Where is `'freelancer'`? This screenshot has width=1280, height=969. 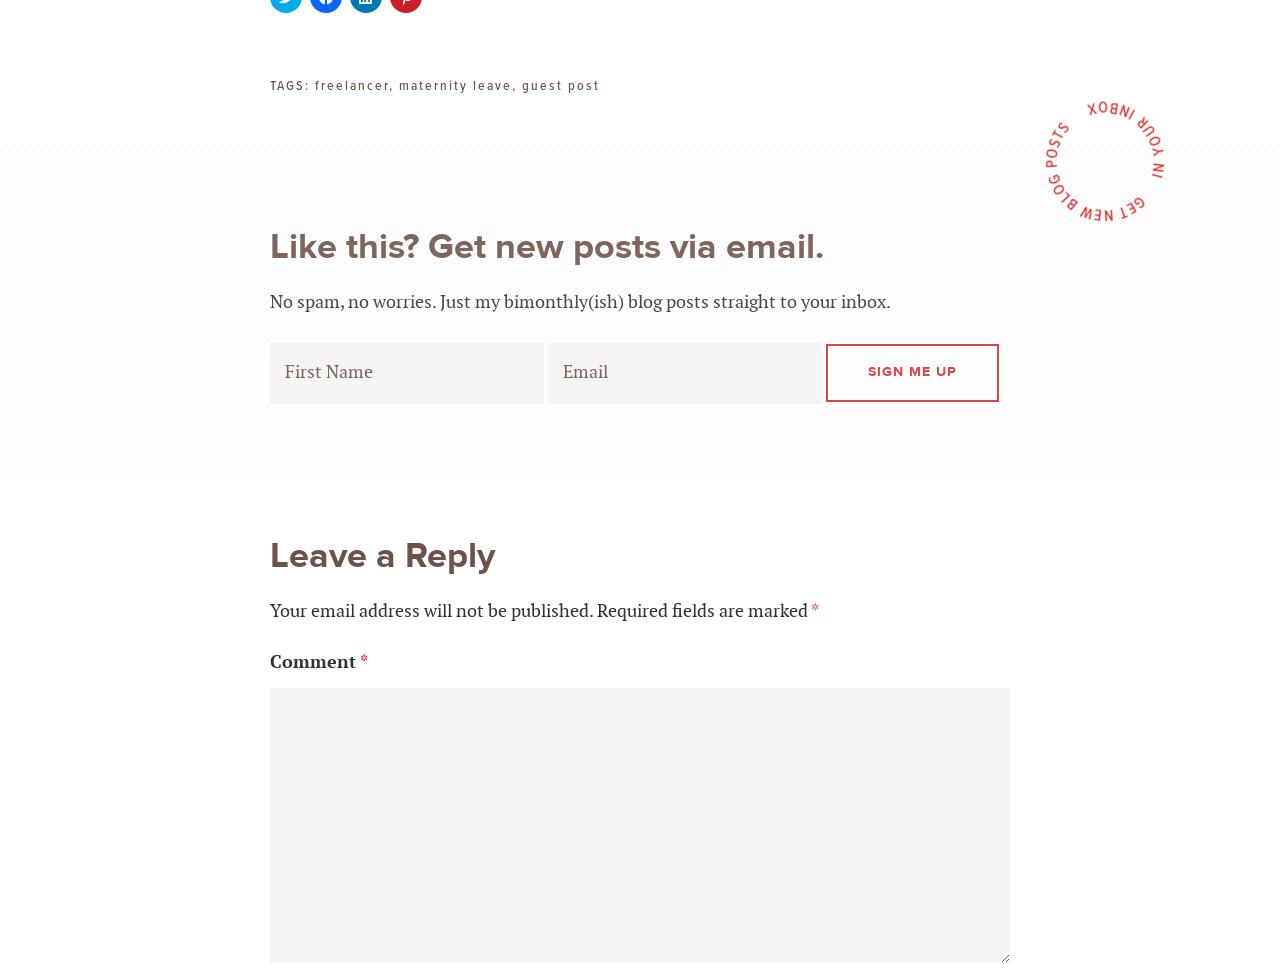 'freelancer' is located at coordinates (352, 83).